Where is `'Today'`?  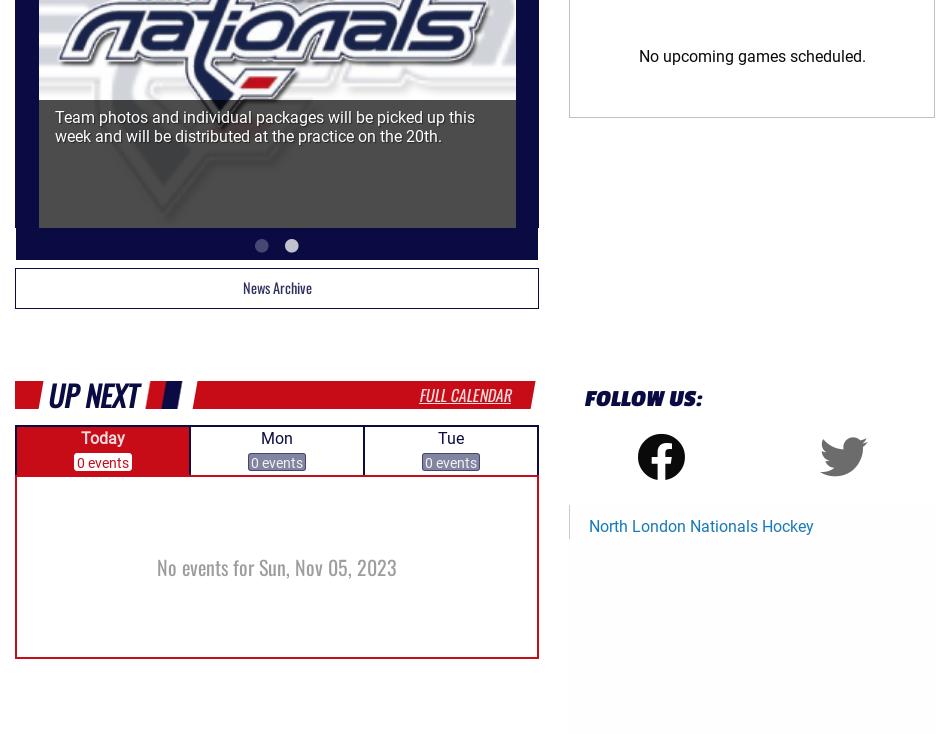 'Today' is located at coordinates (102, 438).